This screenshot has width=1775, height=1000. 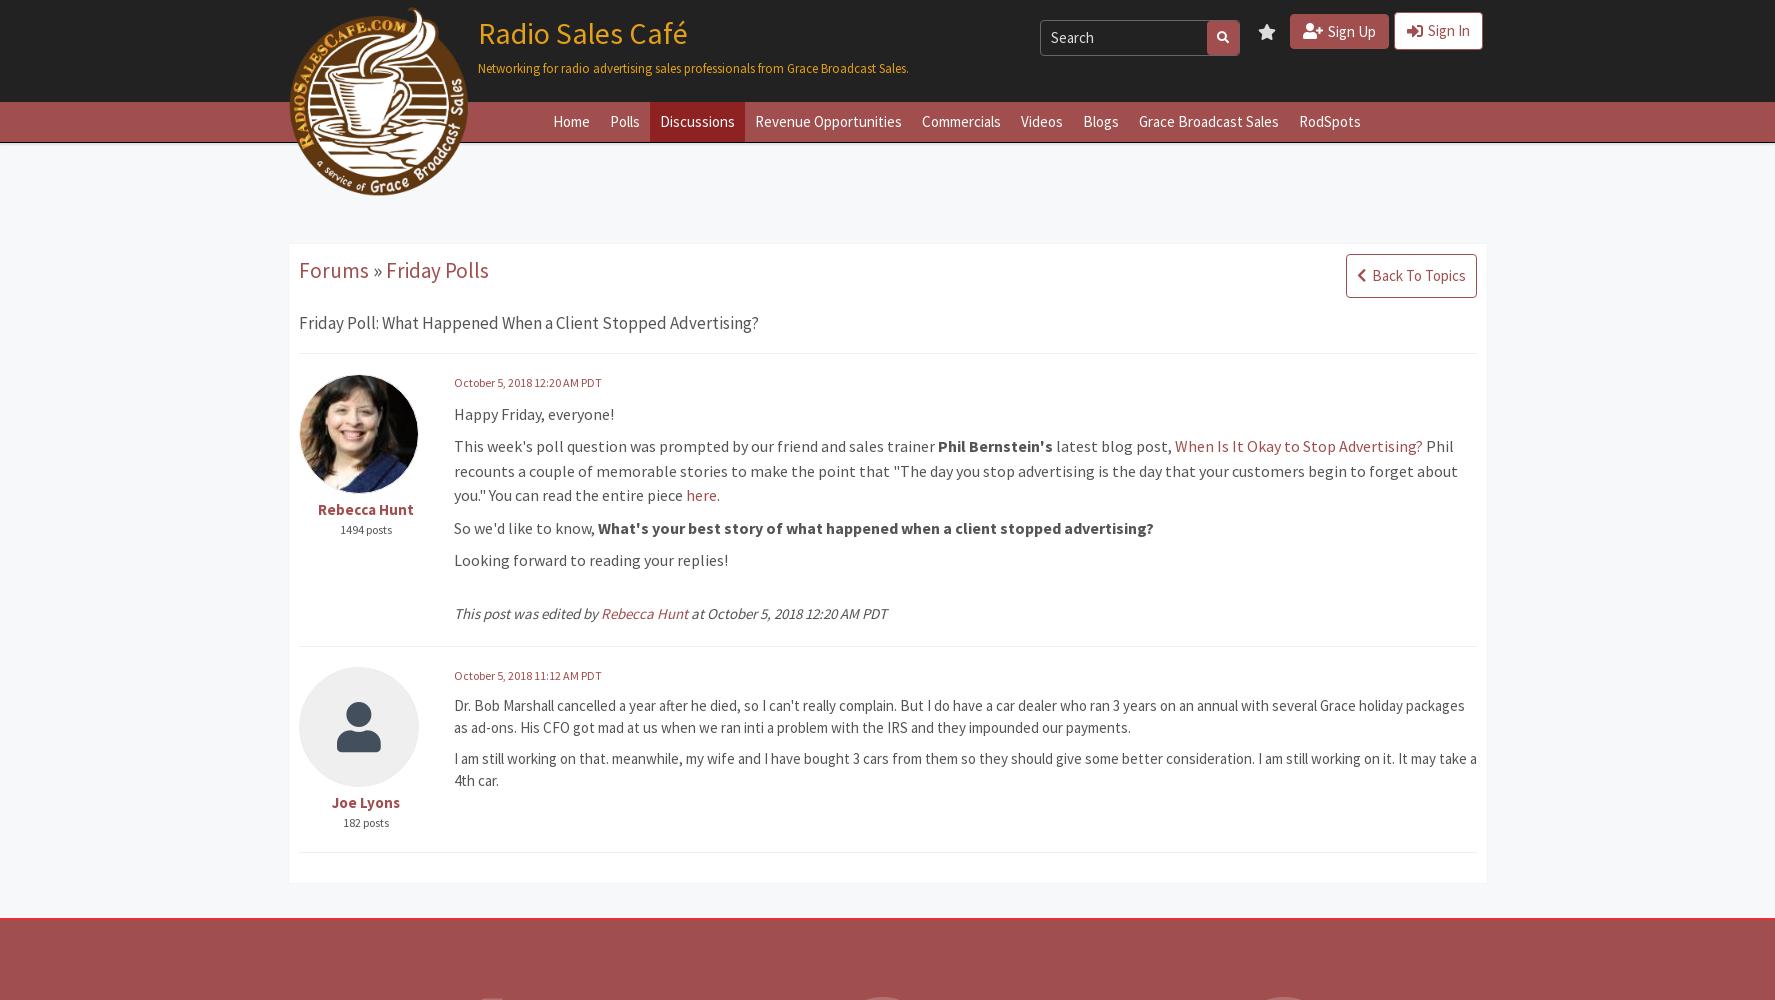 I want to click on 'I am still working on that. meanwhile, my wife and I have bought 3 cars from them so they should give some better consideration. I am still working on it. It may take a 4th car.', so click(x=964, y=769).